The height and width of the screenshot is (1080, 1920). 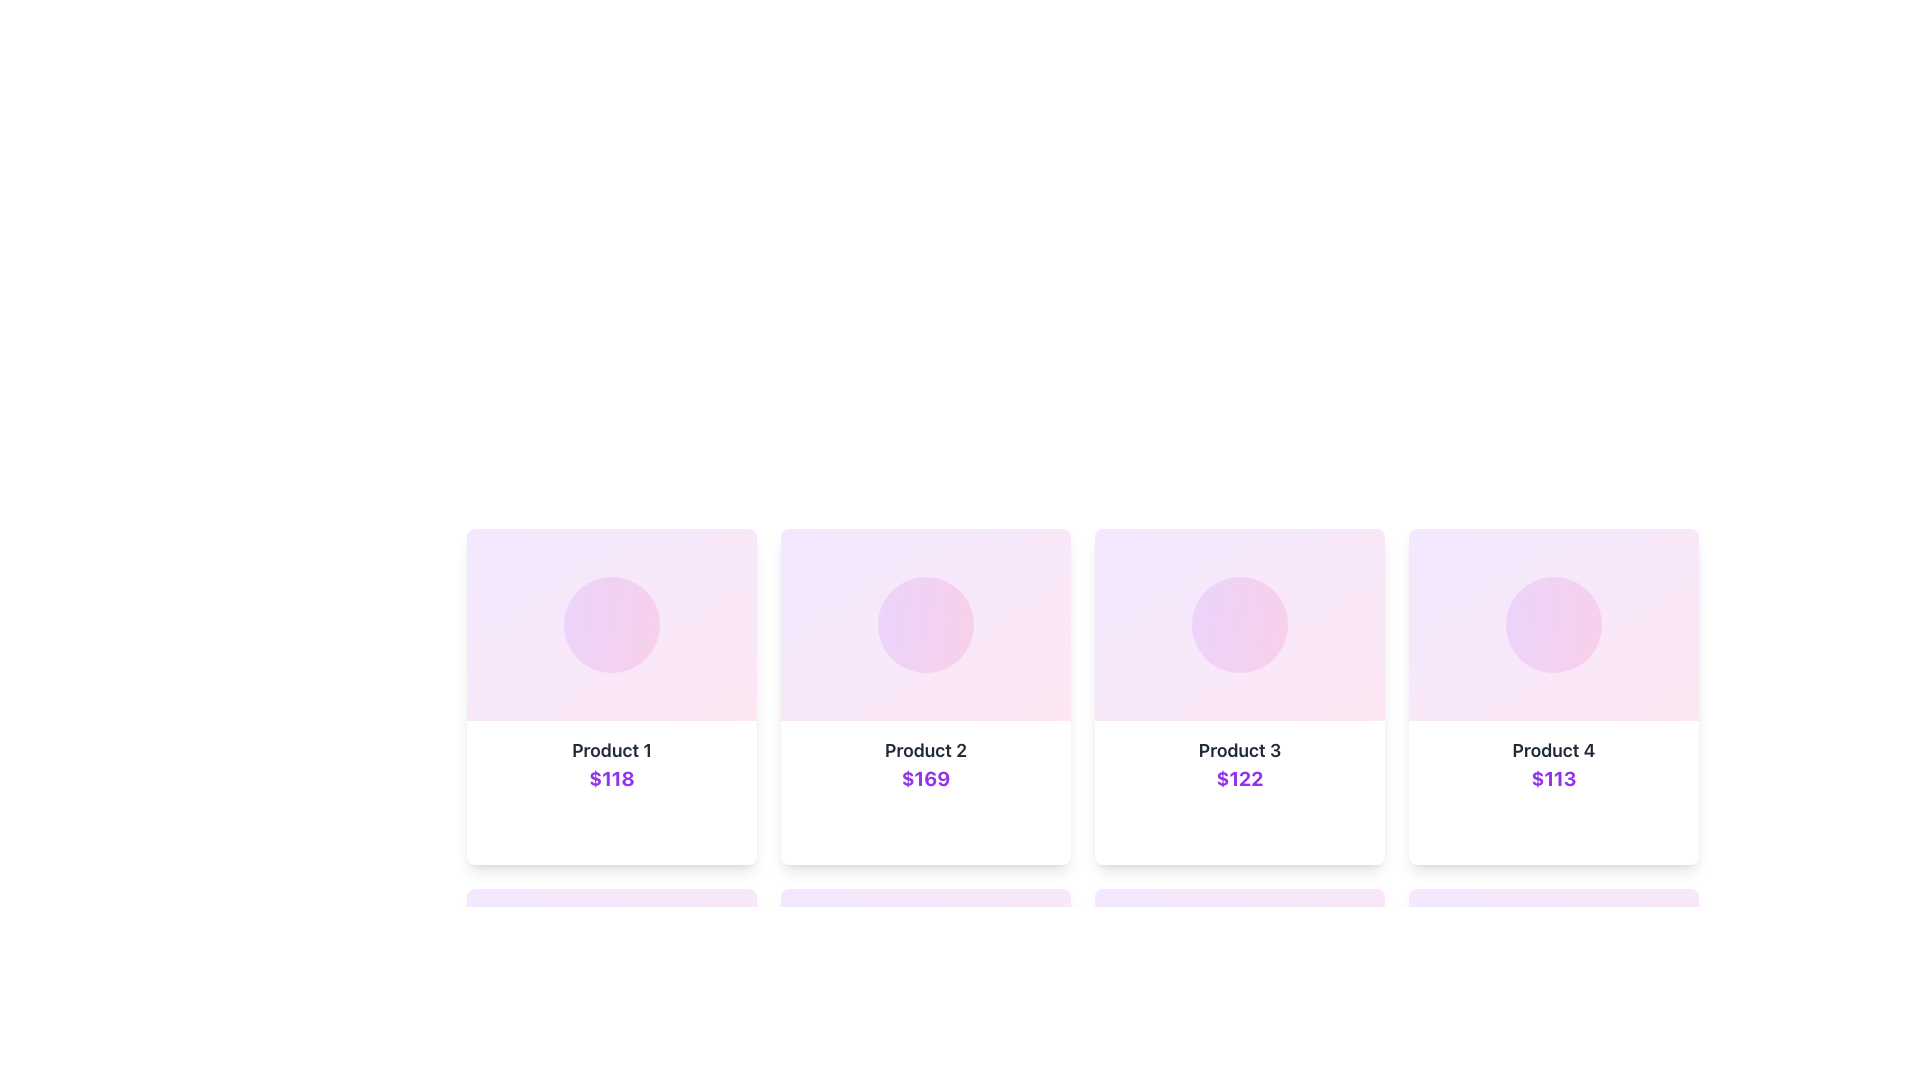 What do you see at coordinates (1553, 778) in the screenshot?
I see `the price Text Label located below 'Product 4' and above the 'Add to Cart' buttons in the fourth product card` at bounding box center [1553, 778].